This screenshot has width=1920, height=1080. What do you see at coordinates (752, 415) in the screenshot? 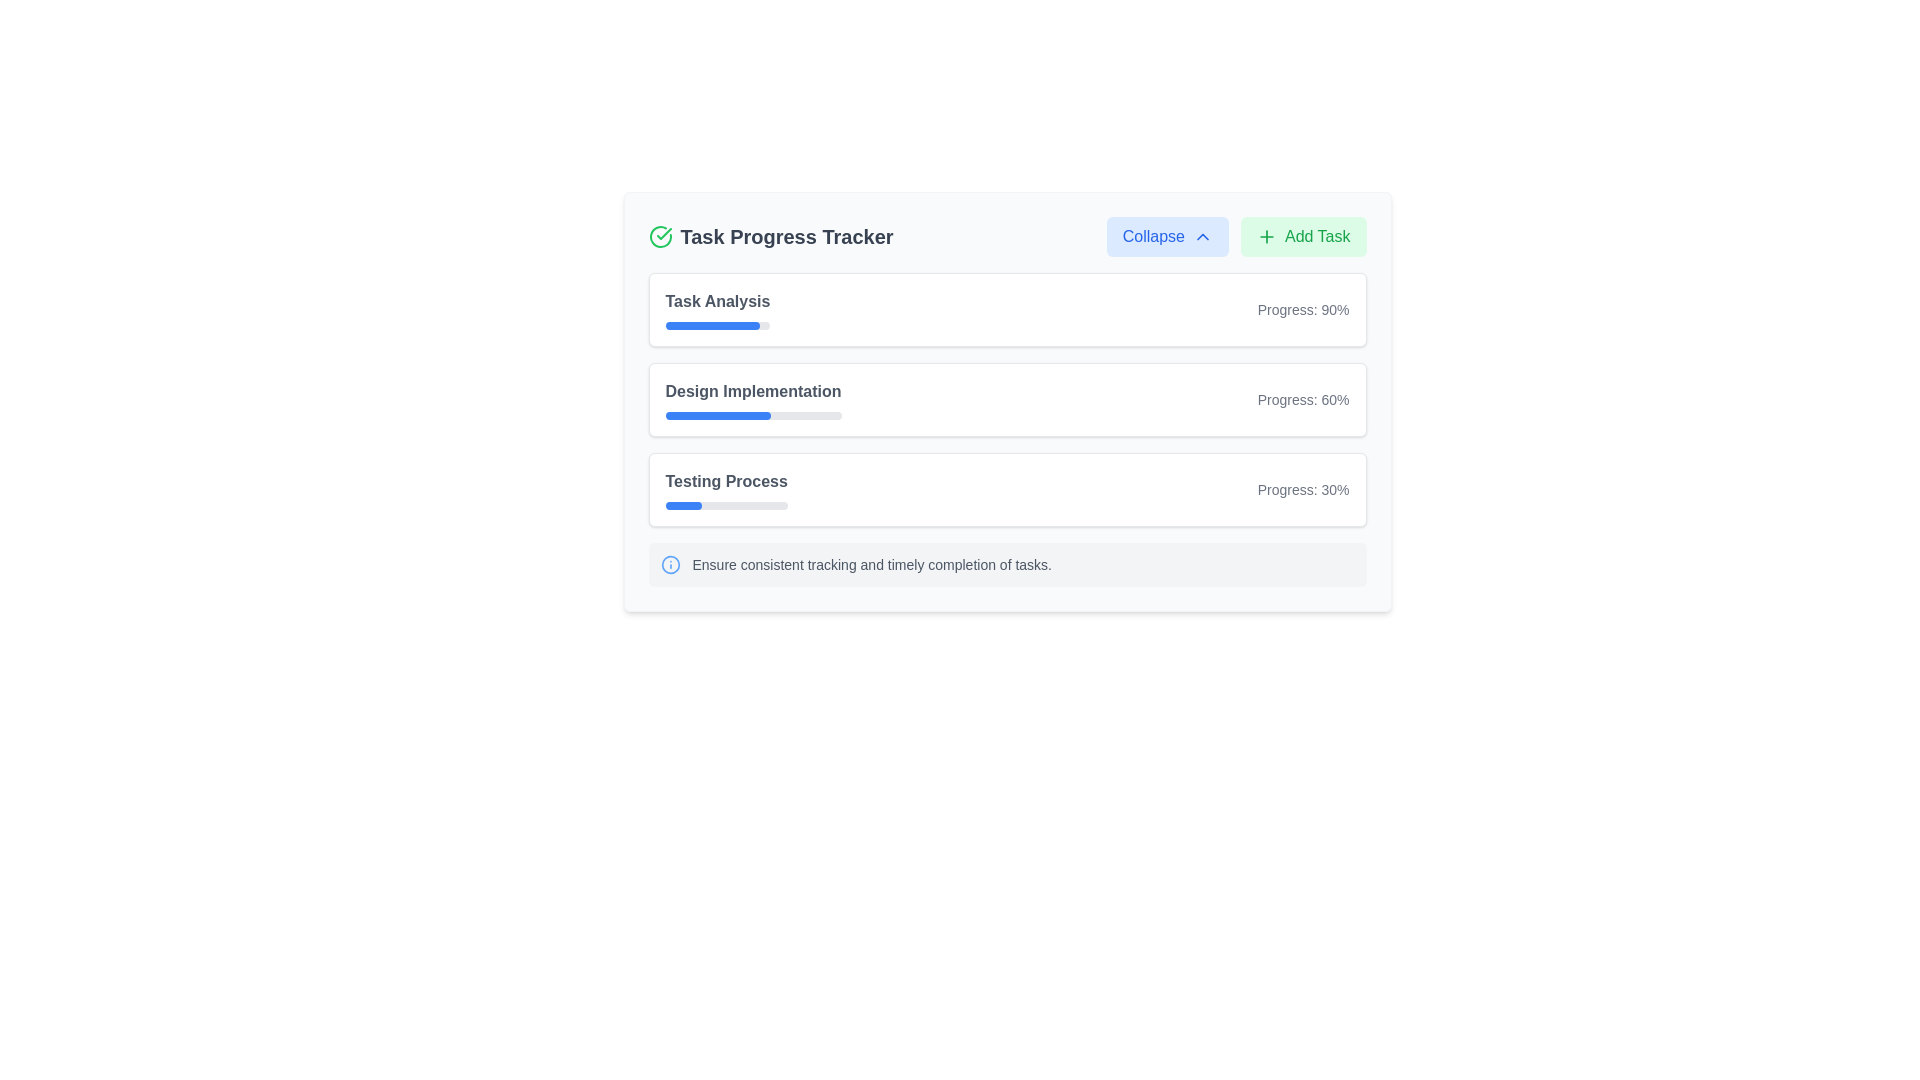
I see `the progress value represented by the progress bar indicating 60% completion of the 'Design Implementation' task, located centrally beneath the 'Design Implementation' label` at bounding box center [752, 415].